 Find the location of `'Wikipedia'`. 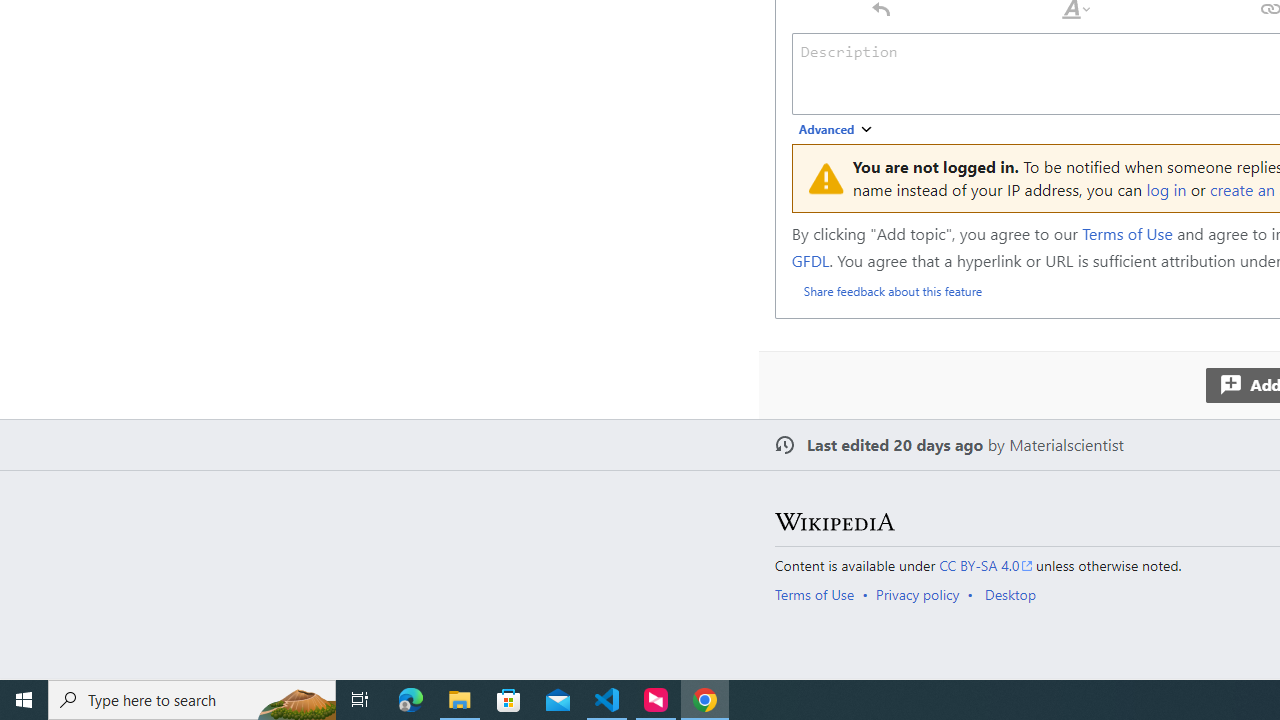

'Wikipedia' is located at coordinates (834, 521).